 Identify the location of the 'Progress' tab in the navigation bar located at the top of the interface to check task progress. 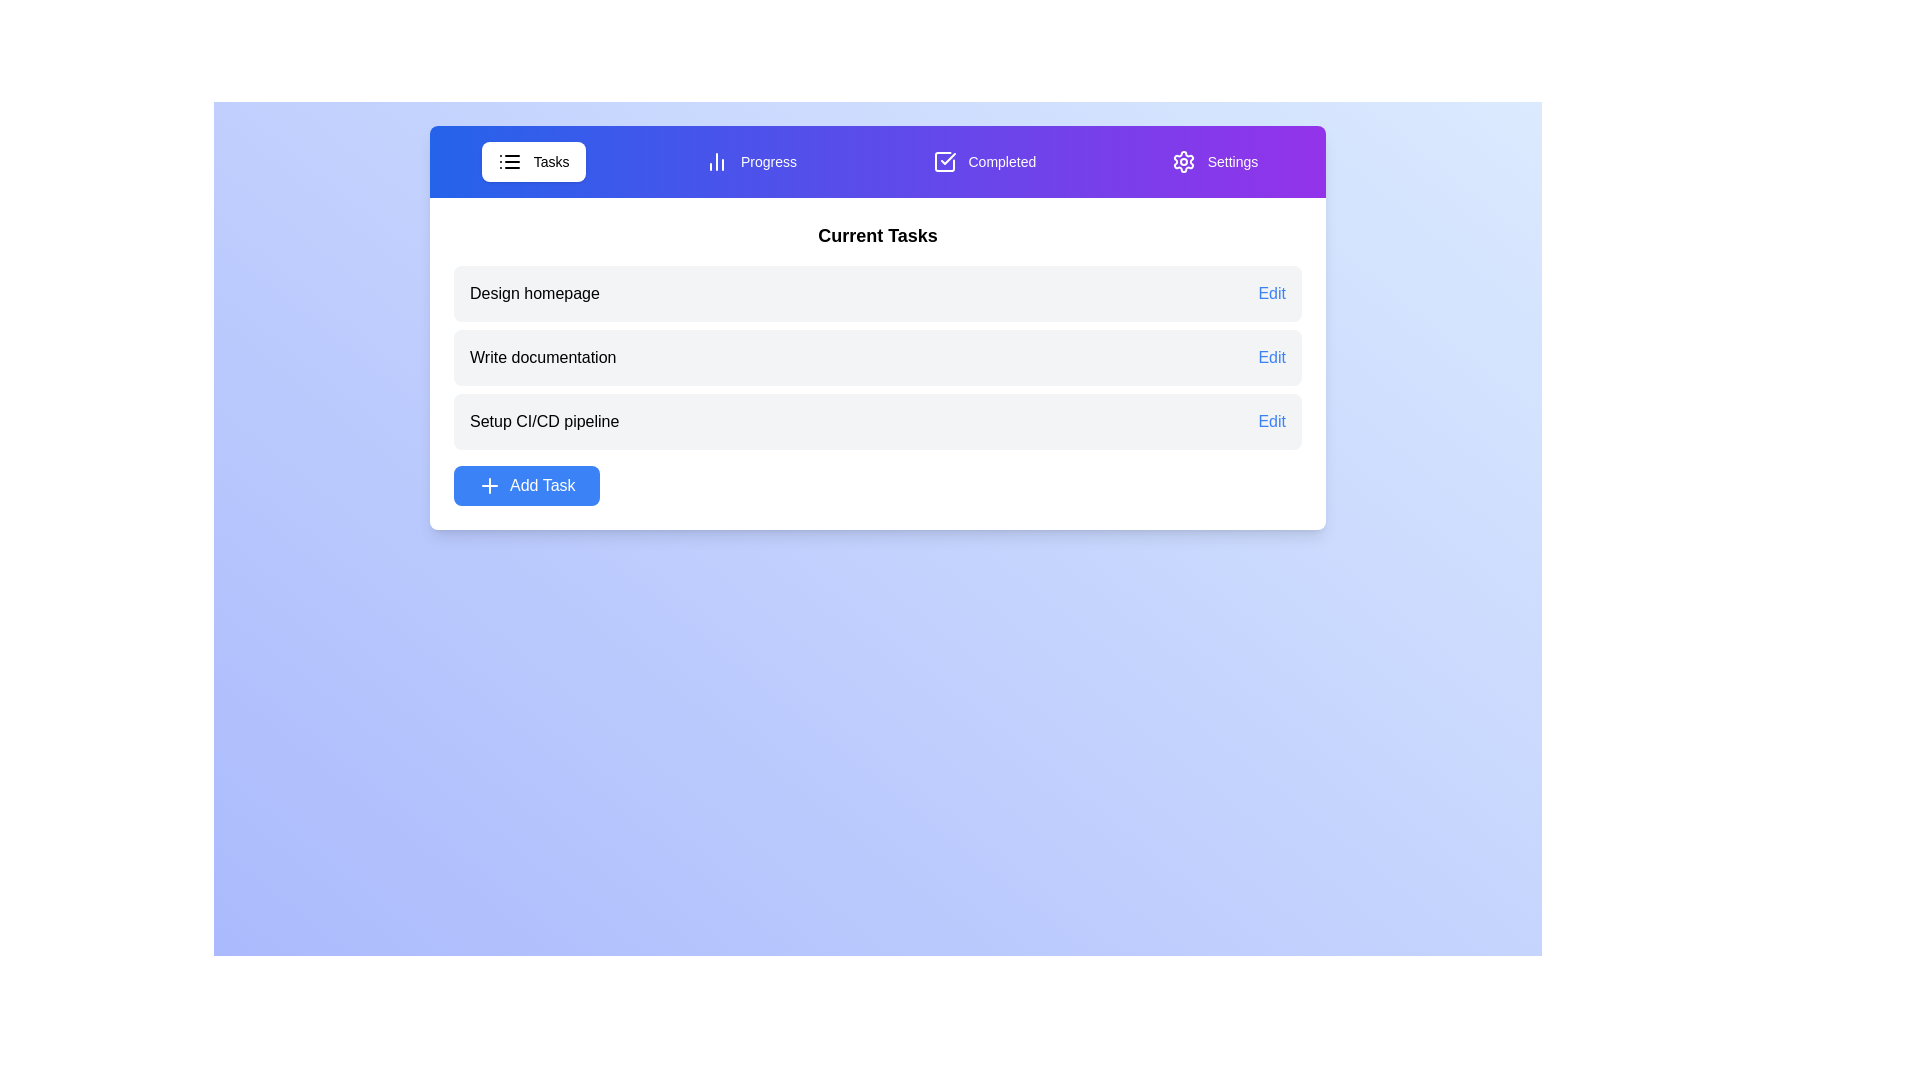
(878, 161).